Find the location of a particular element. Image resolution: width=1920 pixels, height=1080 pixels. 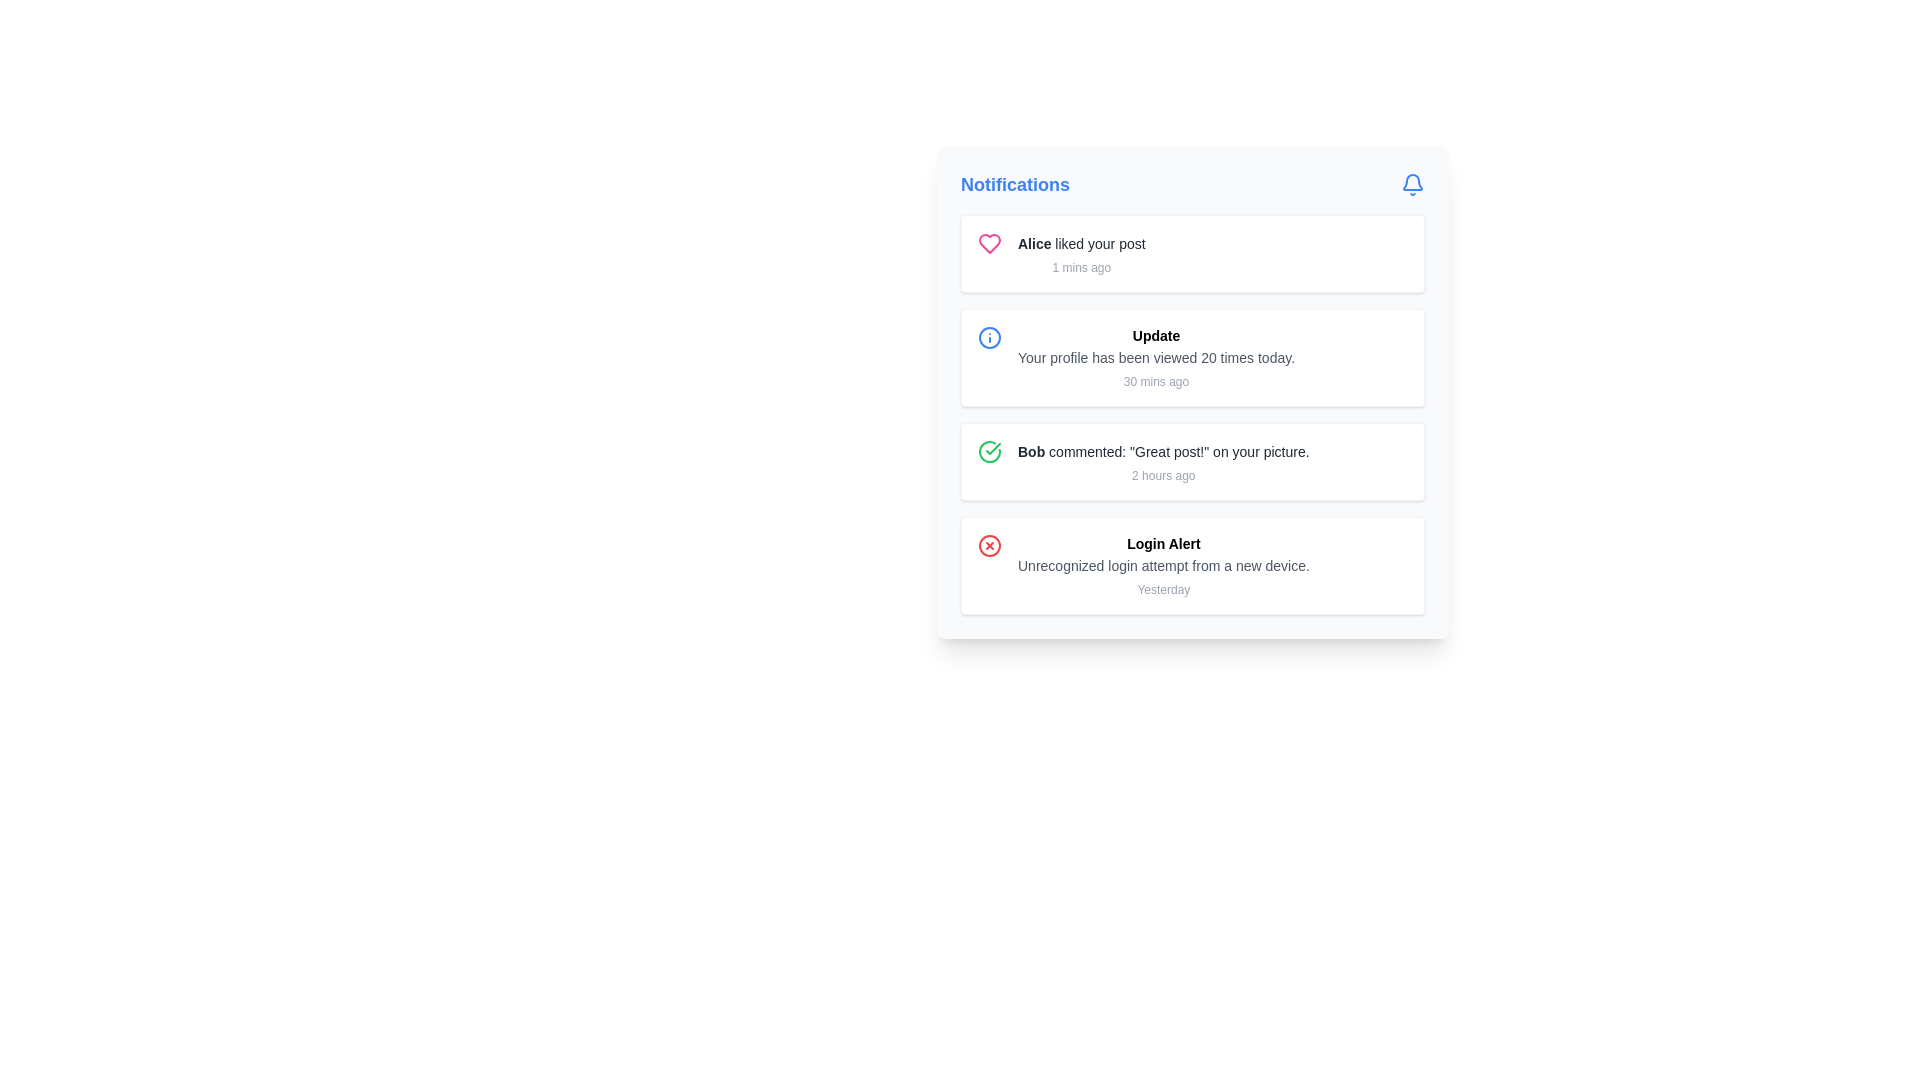

the text that provides detailed information about the login alert, stating 'Unrecognized login attempt from a new device.' is located at coordinates (1163, 566).